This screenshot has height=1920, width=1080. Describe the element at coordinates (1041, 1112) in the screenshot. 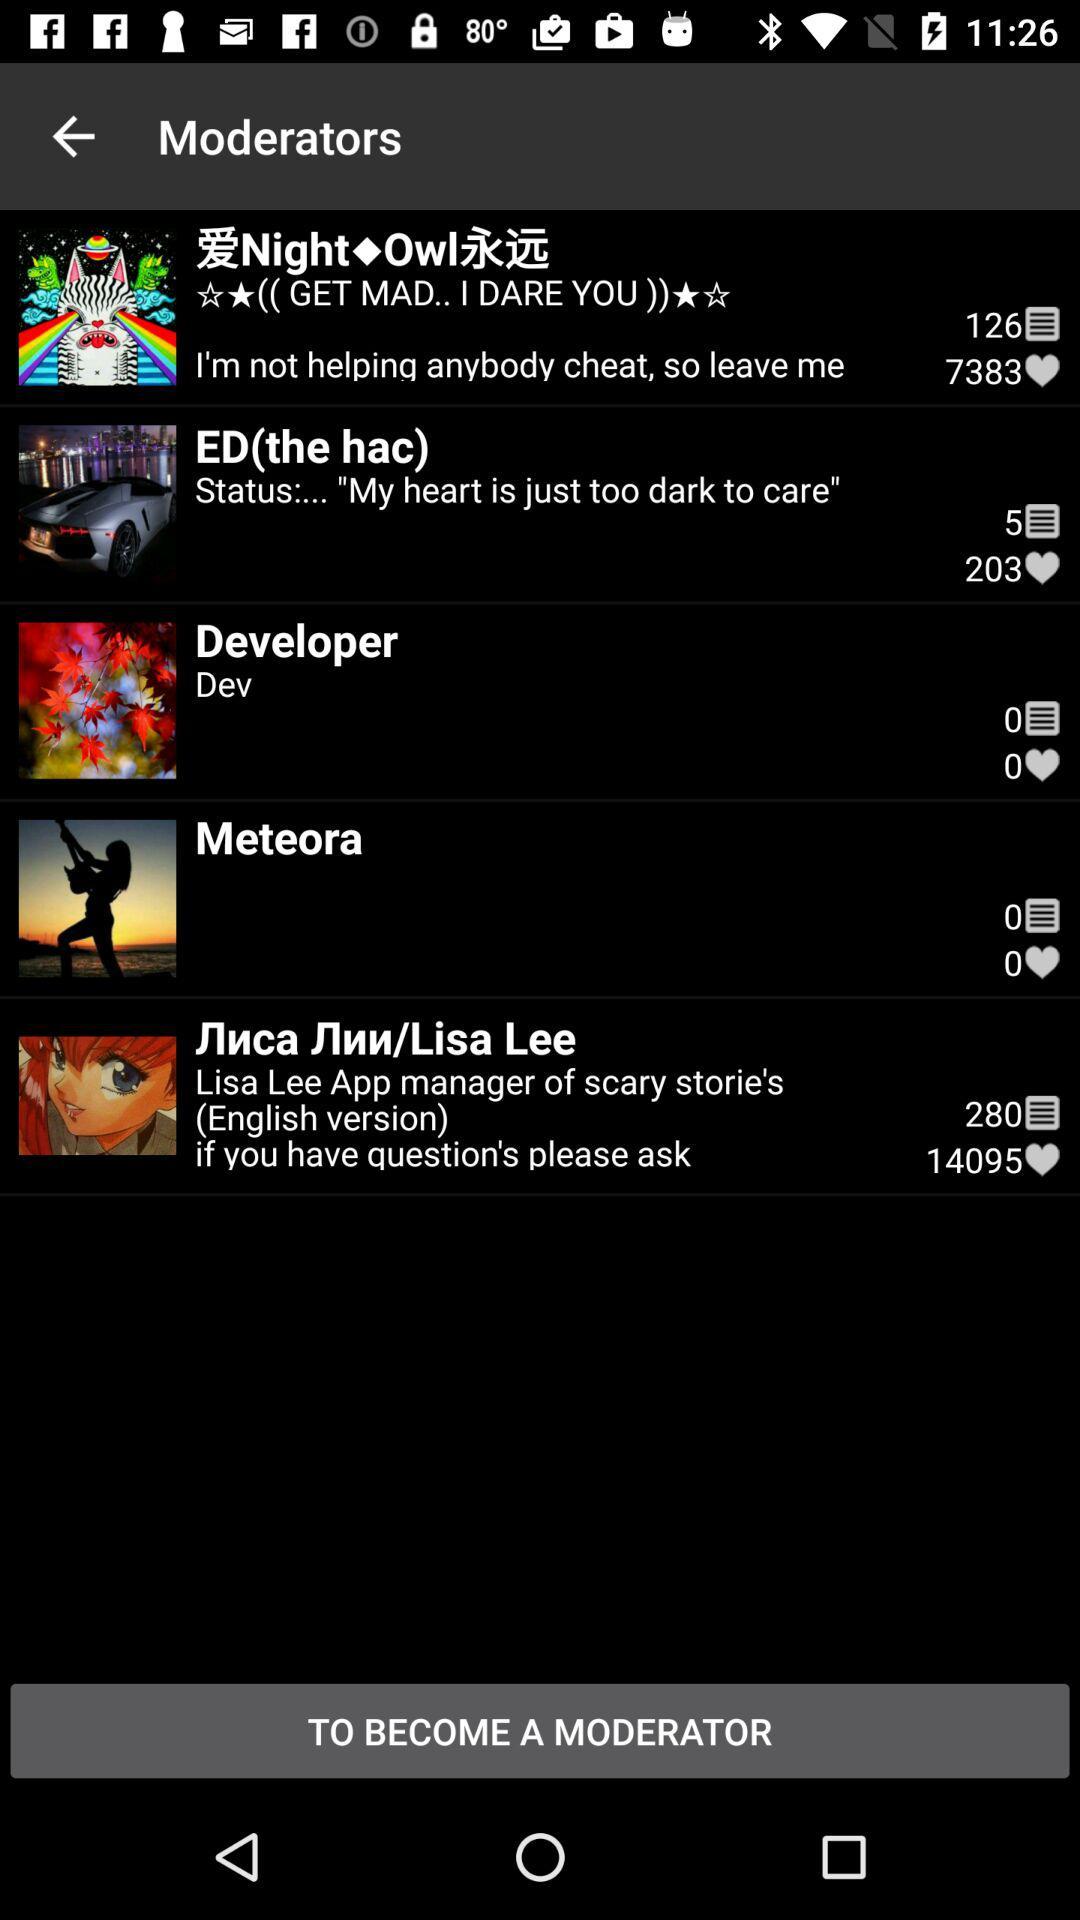

I see `the icon next to the 280 item` at that location.